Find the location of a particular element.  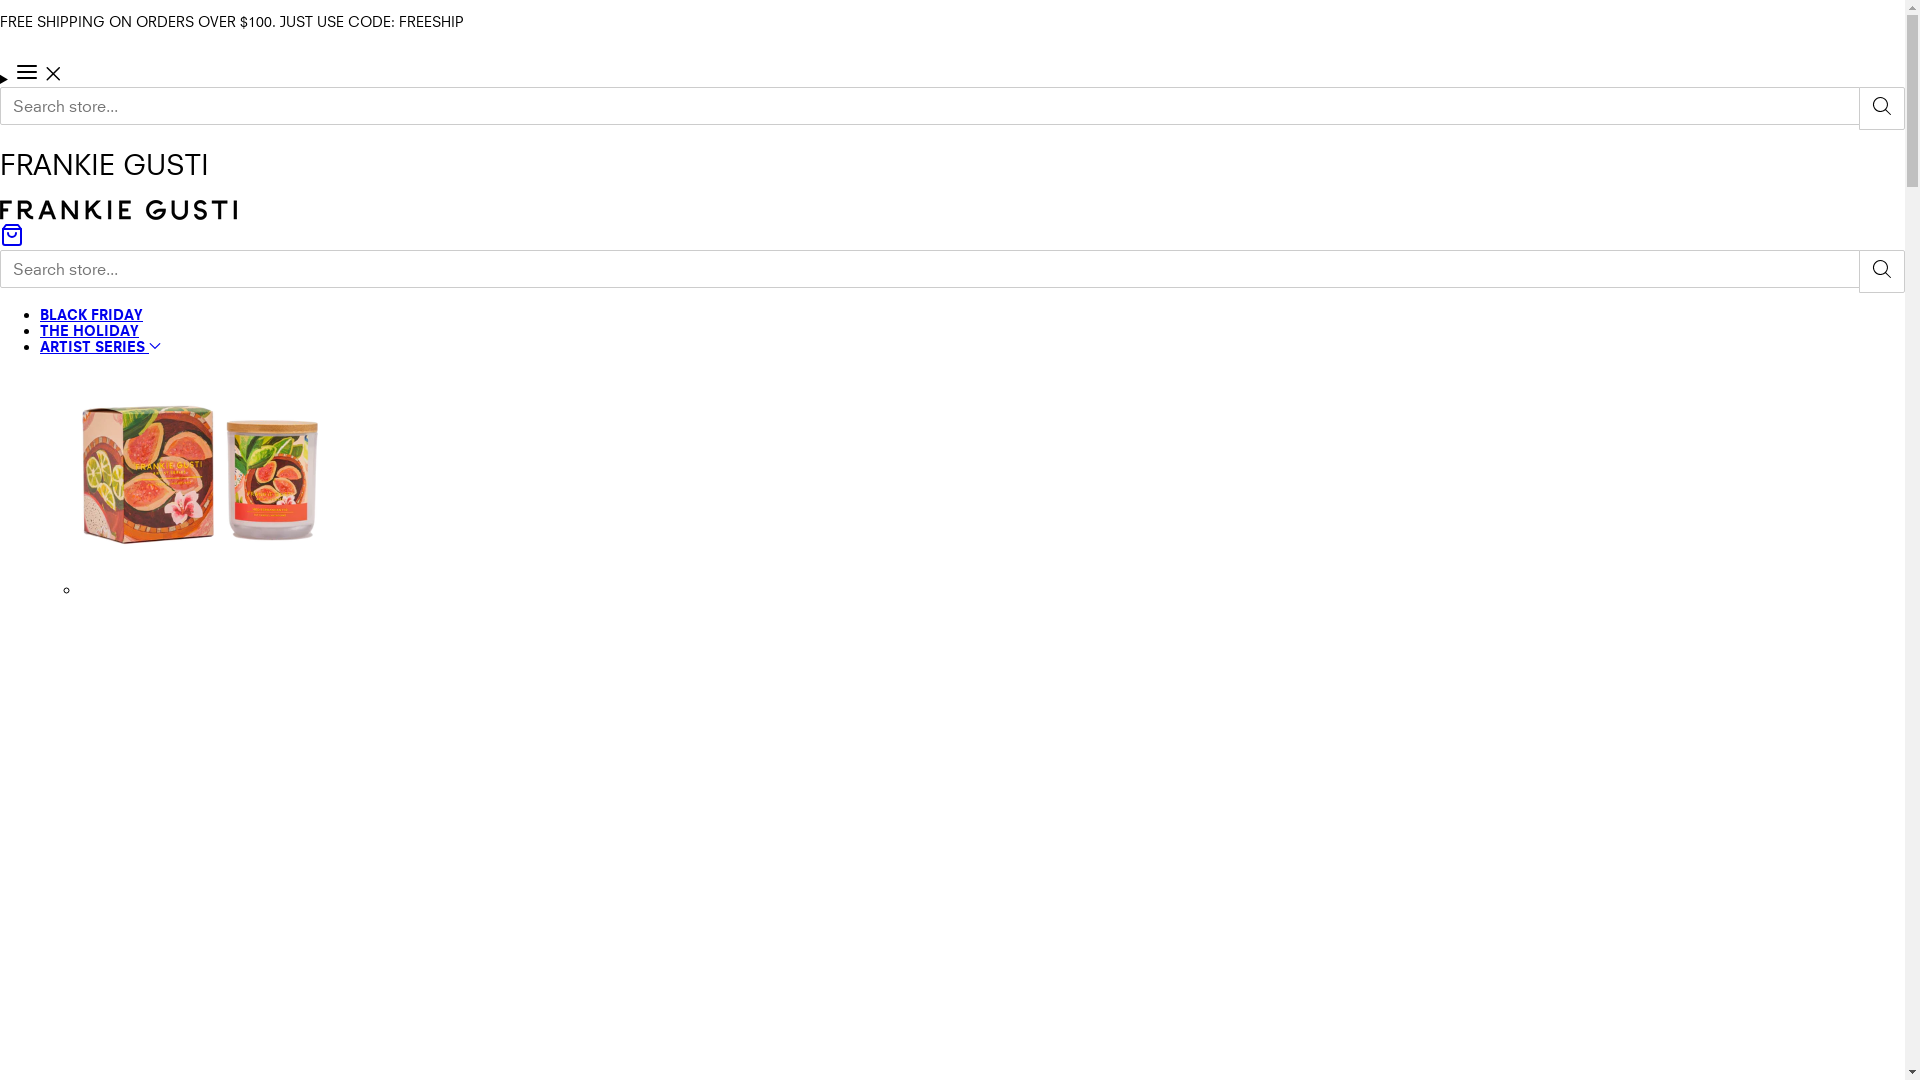

'BLACK FRIDAY' is located at coordinates (90, 314).